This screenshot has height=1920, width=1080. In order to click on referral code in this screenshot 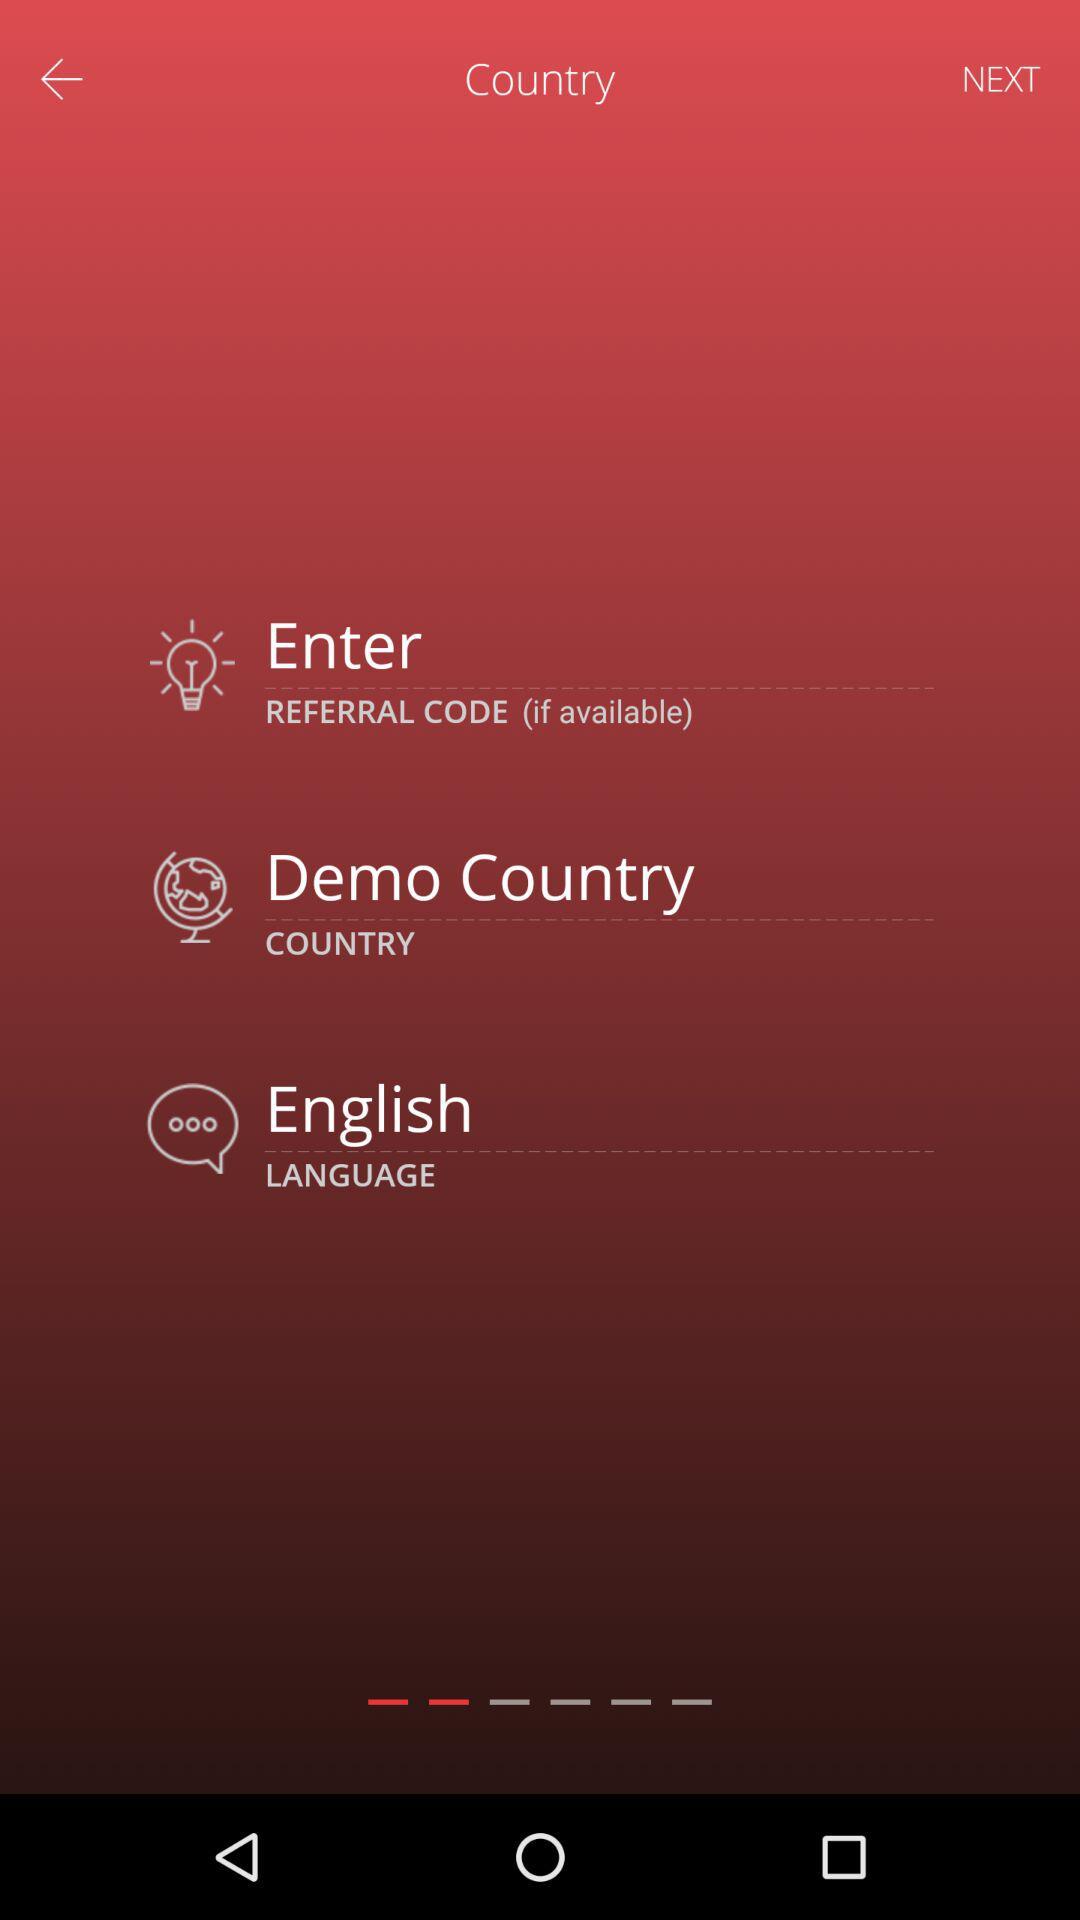, I will do `click(598, 643)`.